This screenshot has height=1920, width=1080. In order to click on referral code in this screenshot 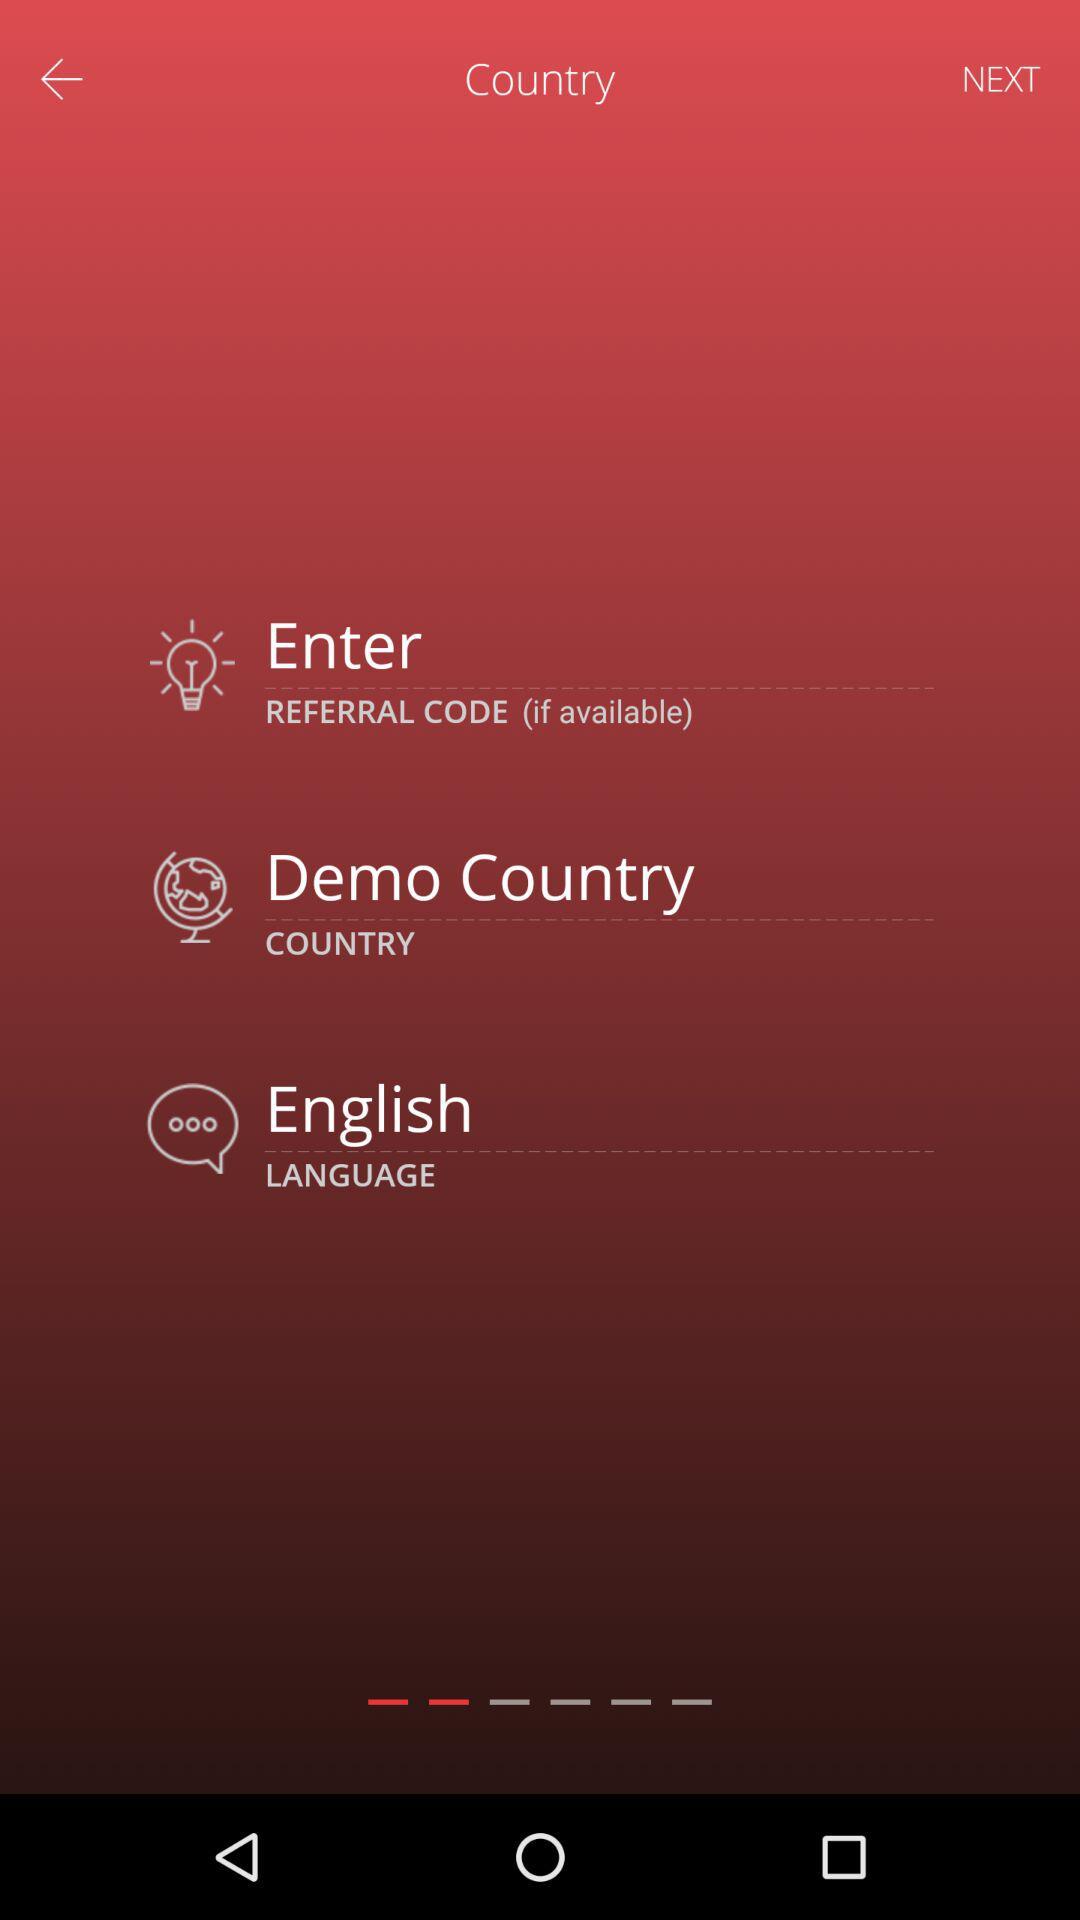, I will do `click(598, 643)`.